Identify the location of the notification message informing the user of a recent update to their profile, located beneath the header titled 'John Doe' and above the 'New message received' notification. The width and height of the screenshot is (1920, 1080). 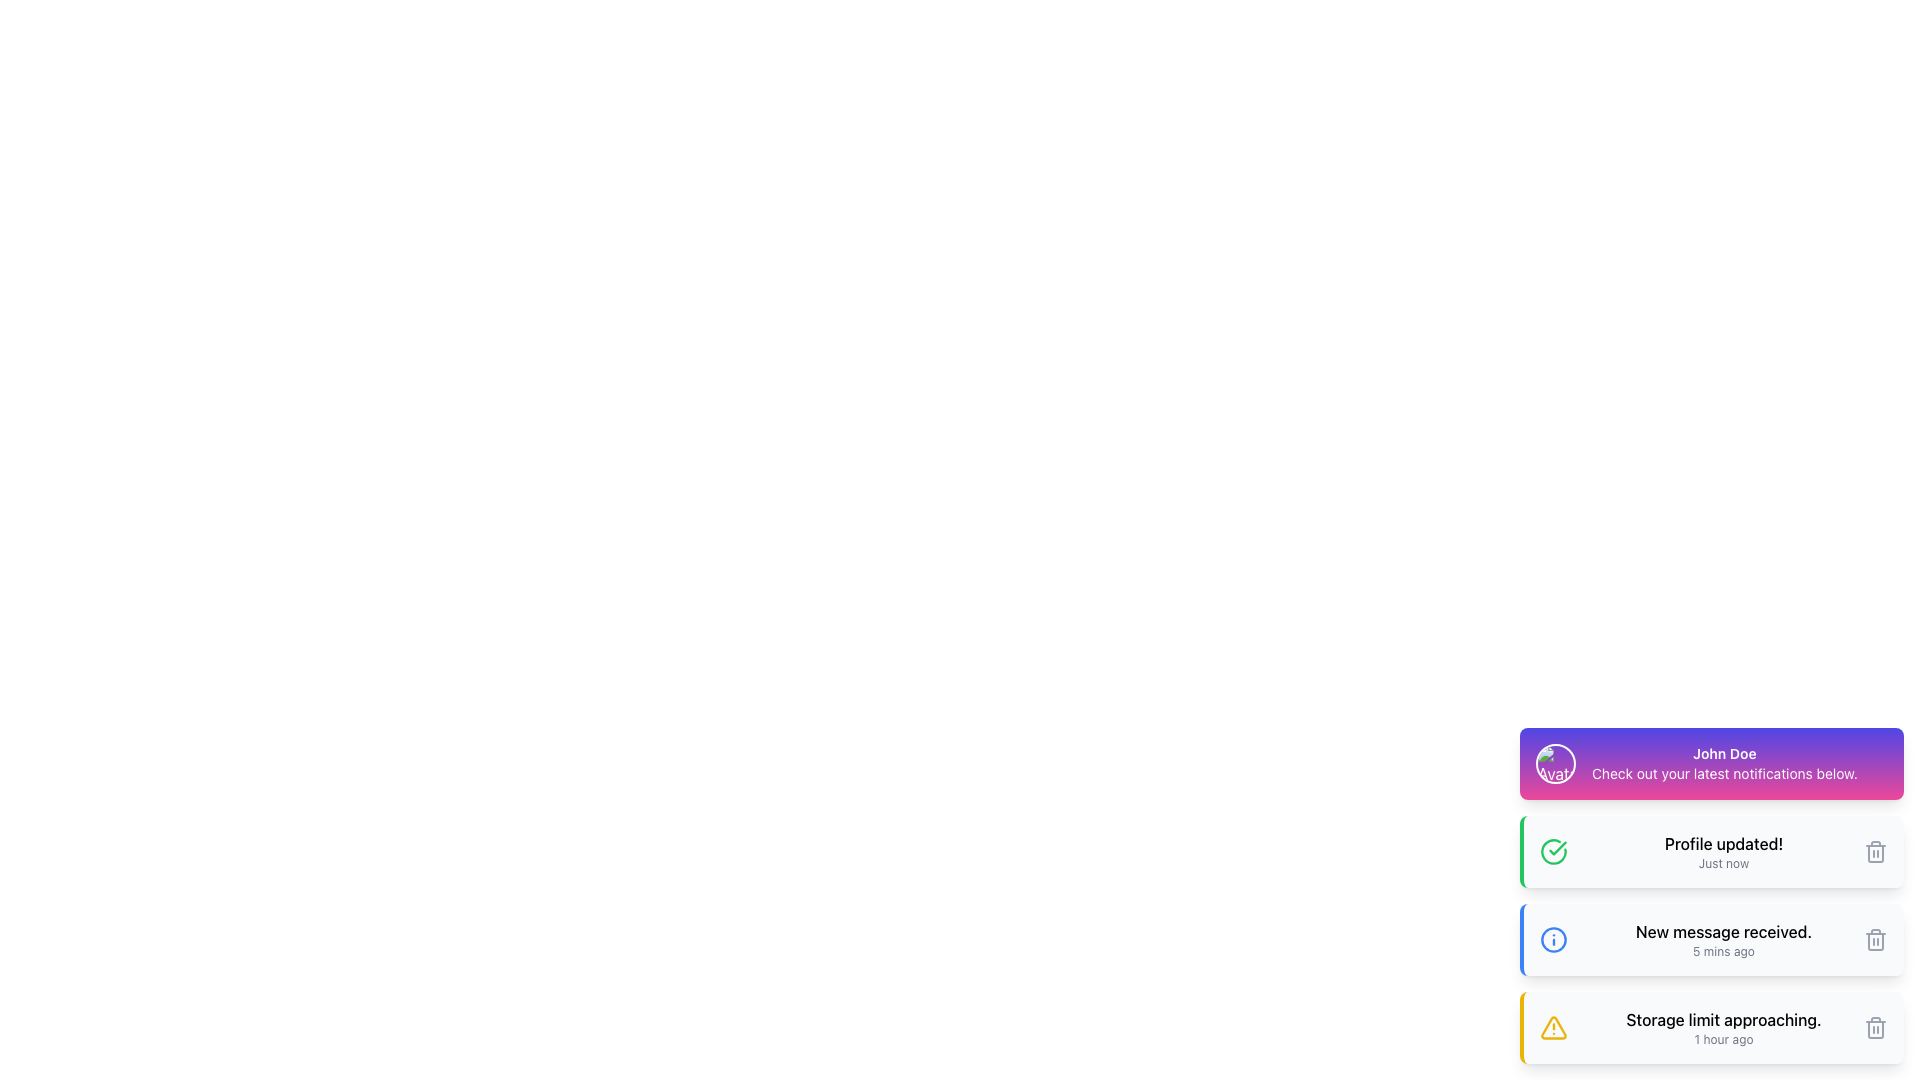
(1722, 852).